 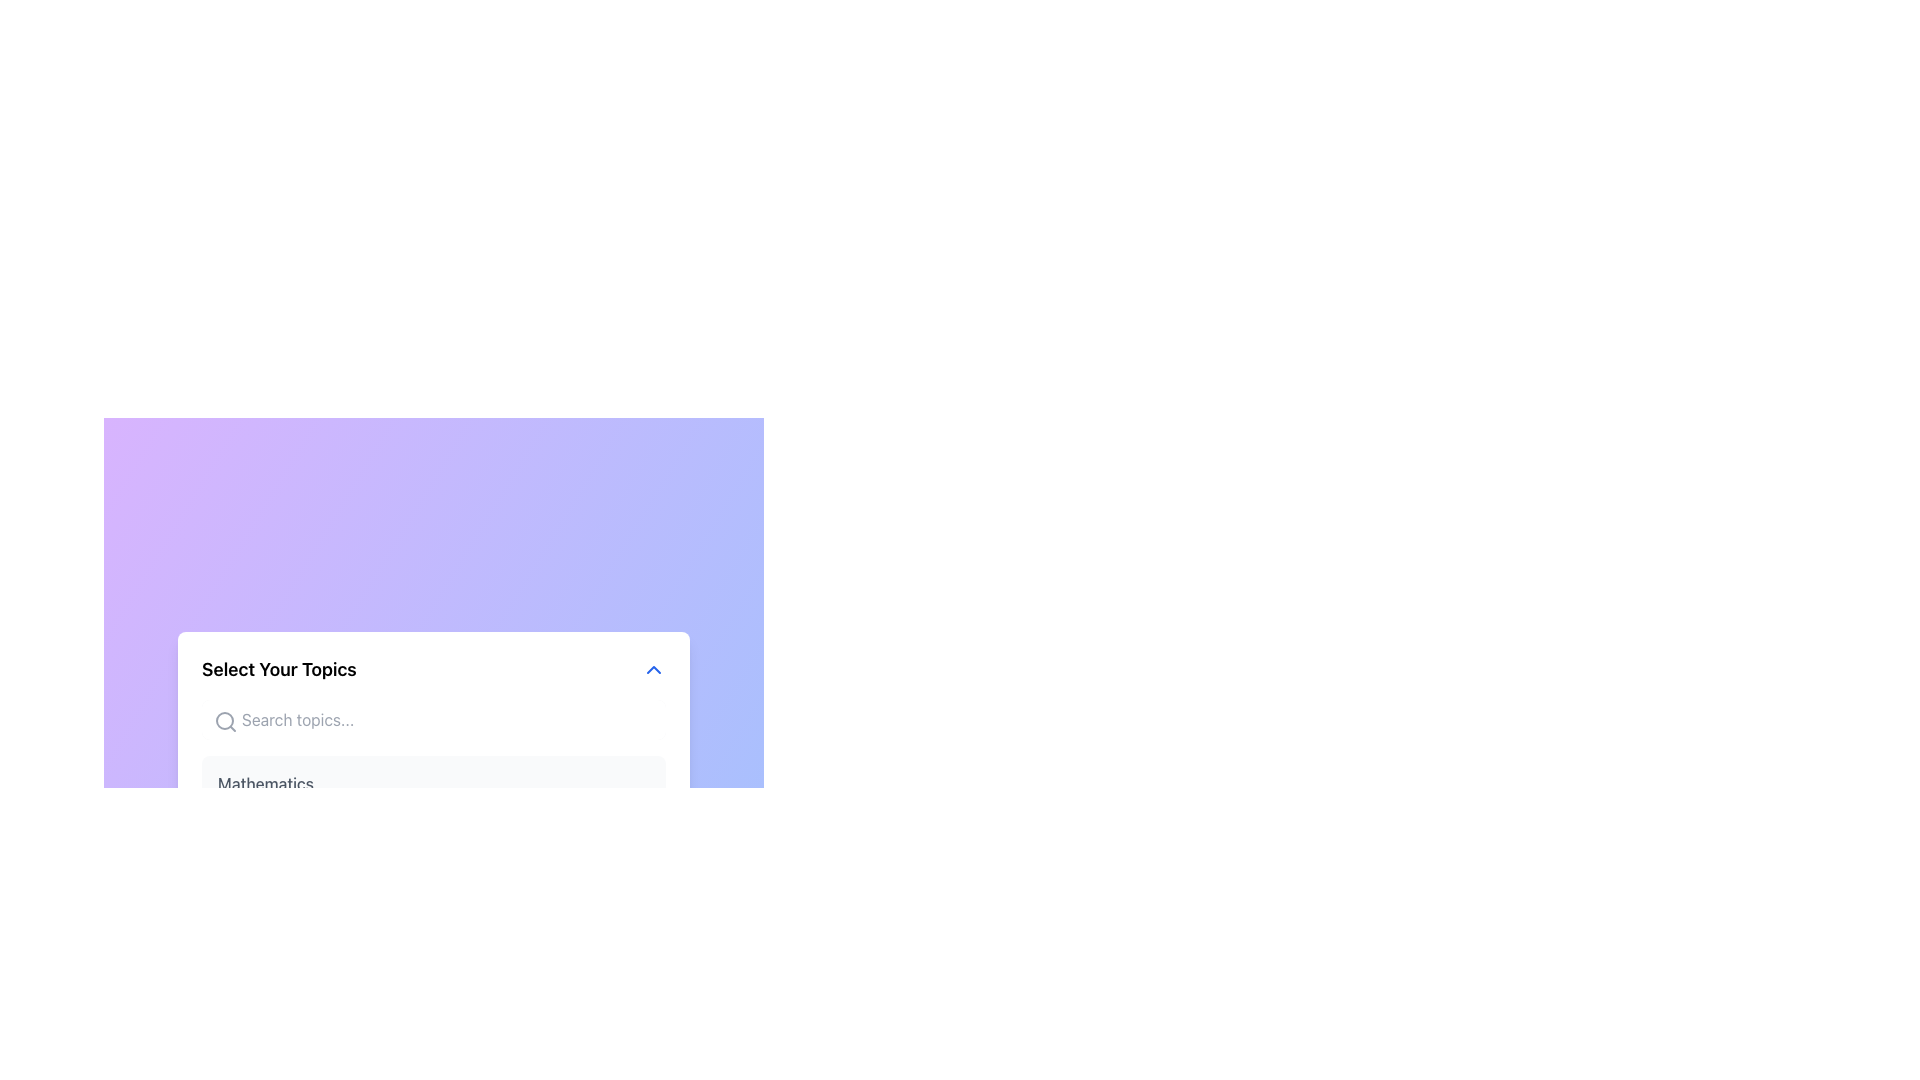 I want to click on the text label reading 'Mathematics' which is styled with a gray font and is located in a selectable list item with a light gray background, so click(x=264, y=782).